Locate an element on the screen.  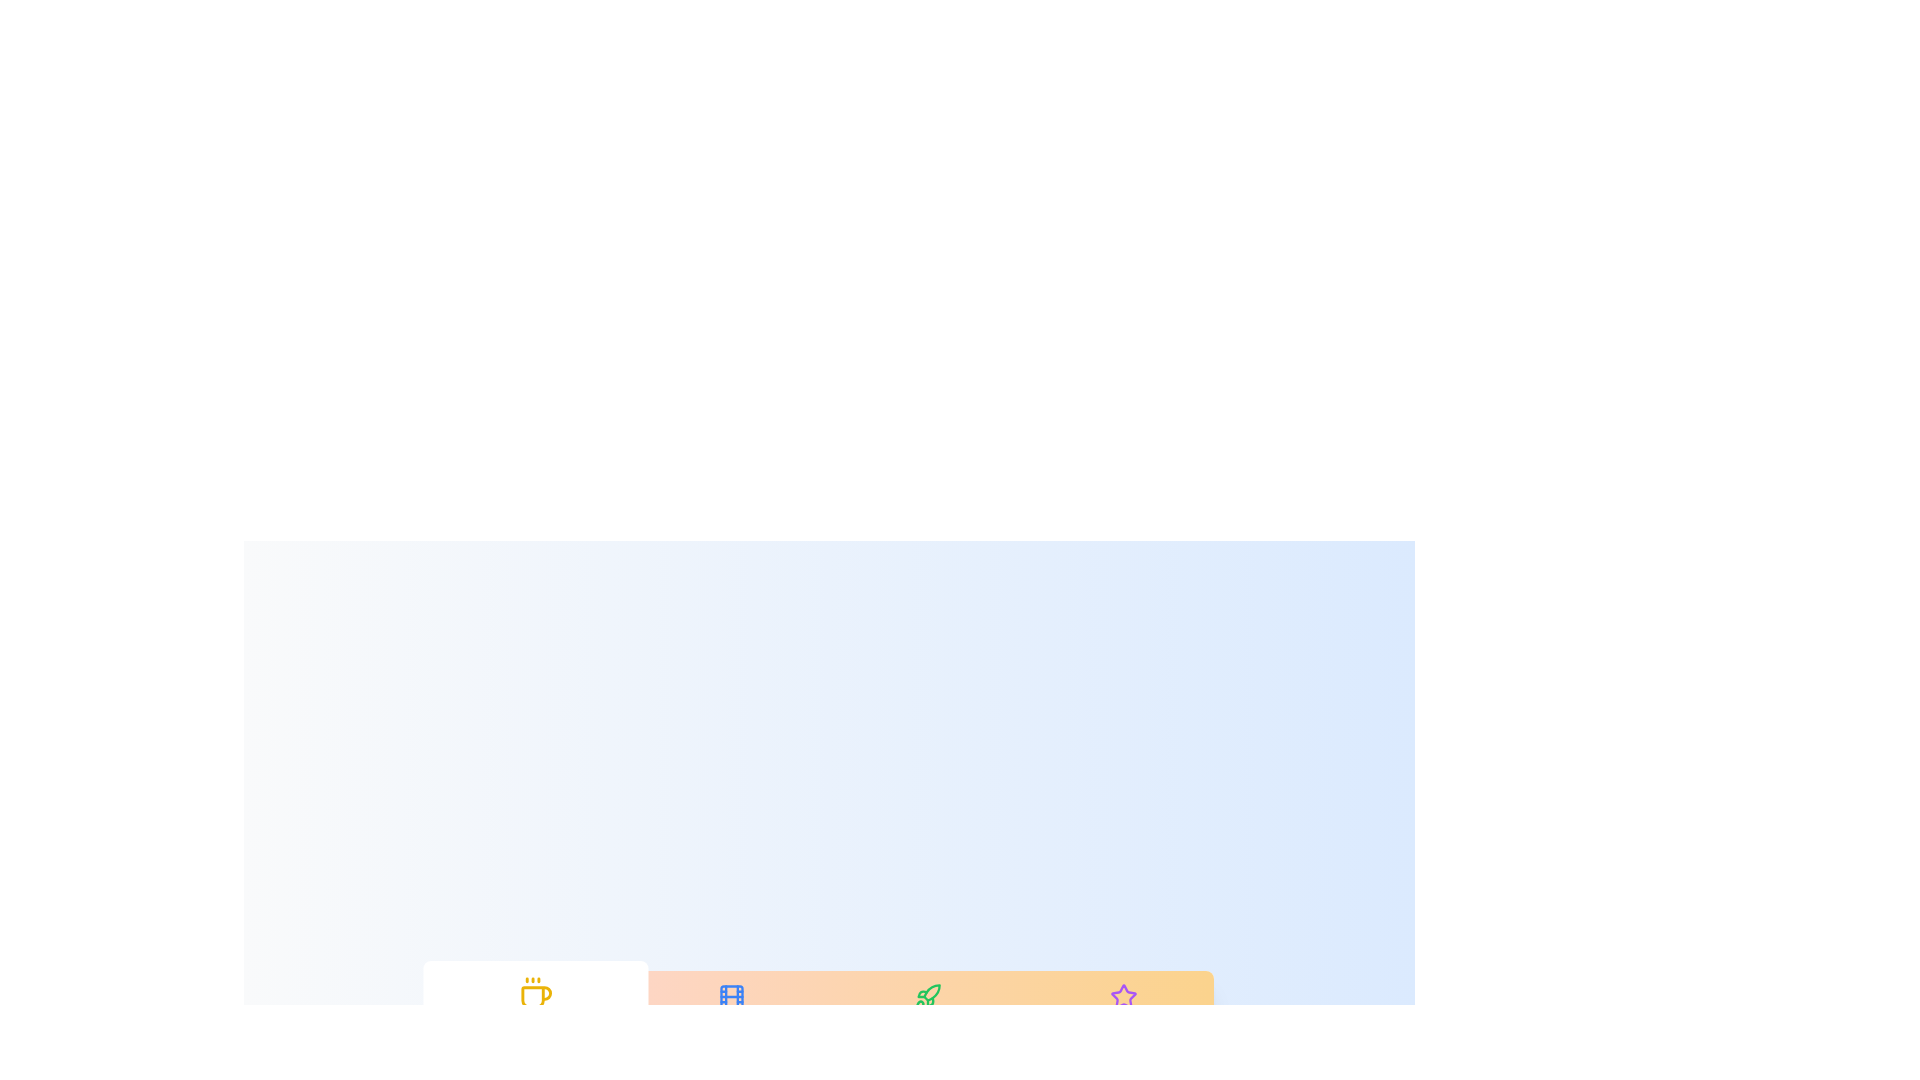
the tab labeled Relax to select it is located at coordinates (535, 1010).